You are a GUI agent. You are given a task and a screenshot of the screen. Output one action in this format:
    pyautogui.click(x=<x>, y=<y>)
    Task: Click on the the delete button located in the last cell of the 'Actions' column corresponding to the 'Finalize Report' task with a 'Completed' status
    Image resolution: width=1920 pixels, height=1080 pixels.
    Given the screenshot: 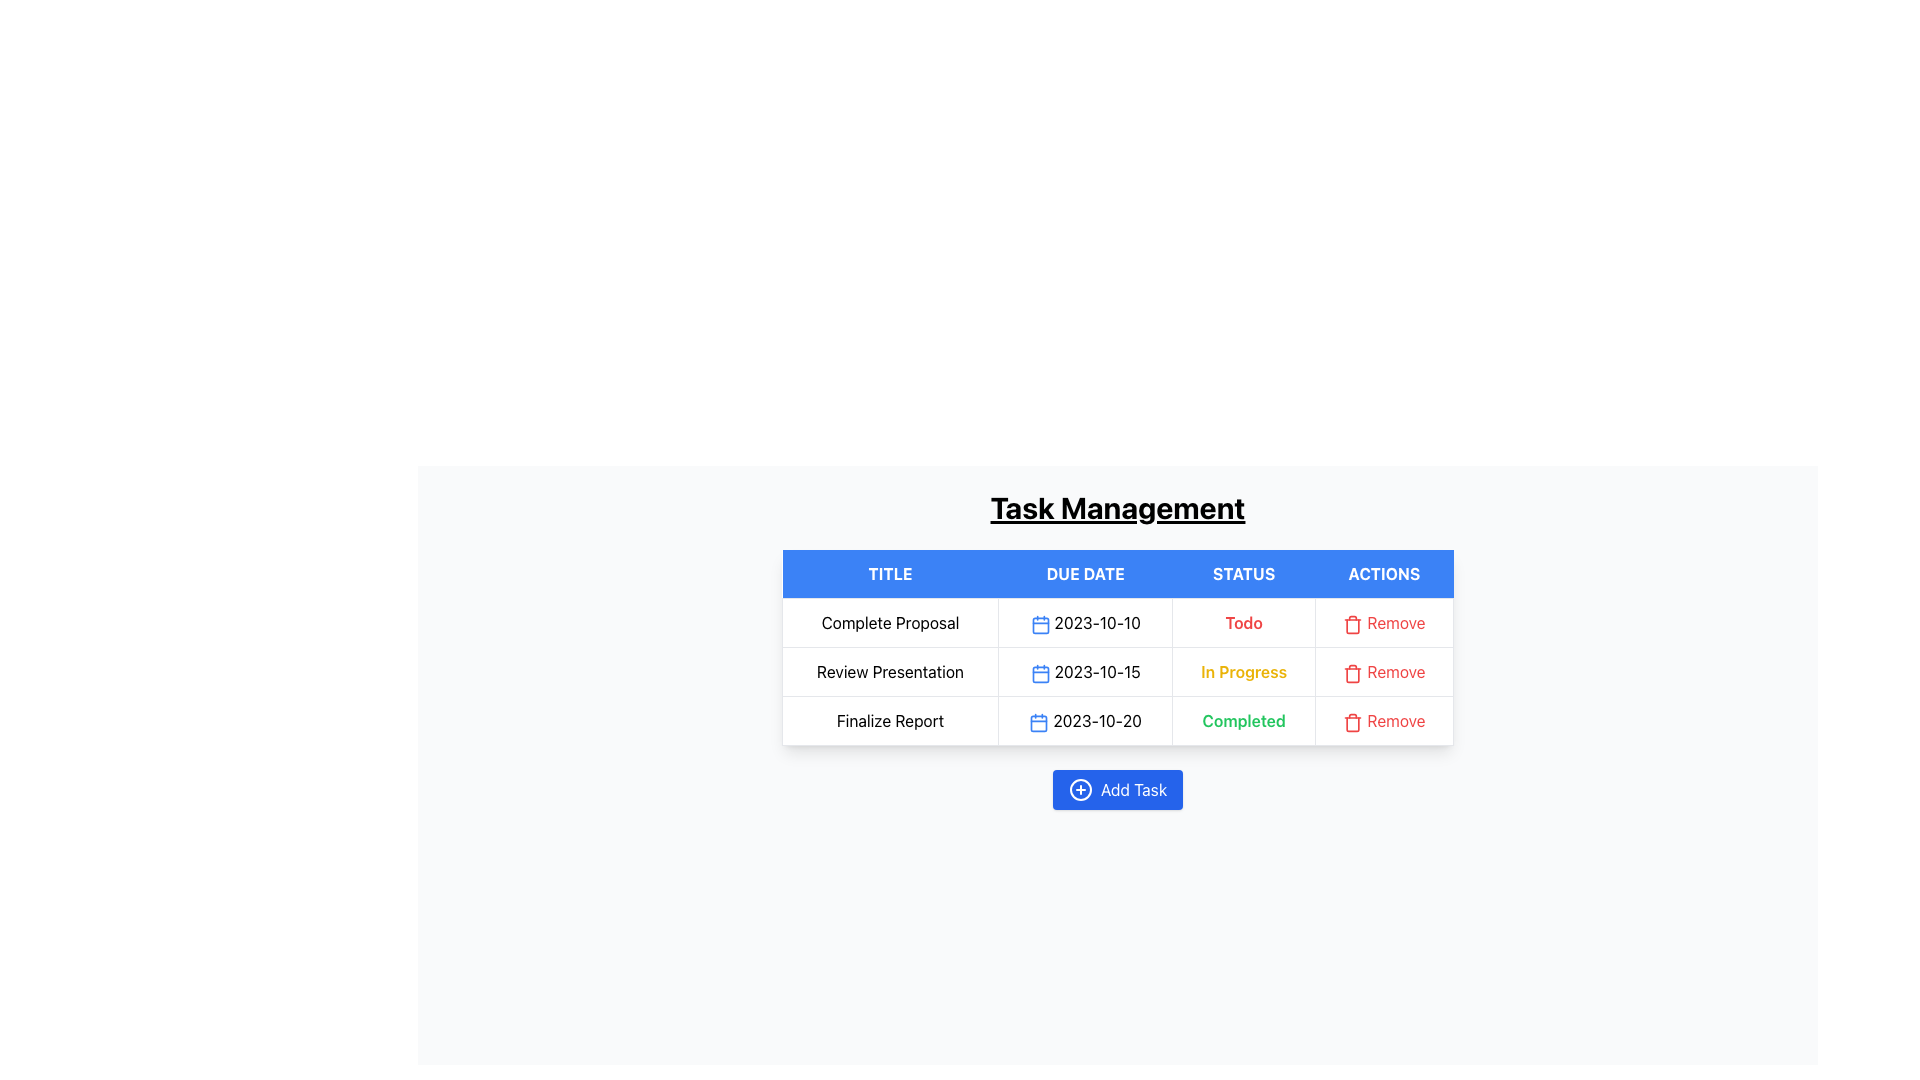 What is the action you would take?
    pyautogui.click(x=1382, y=721)
    